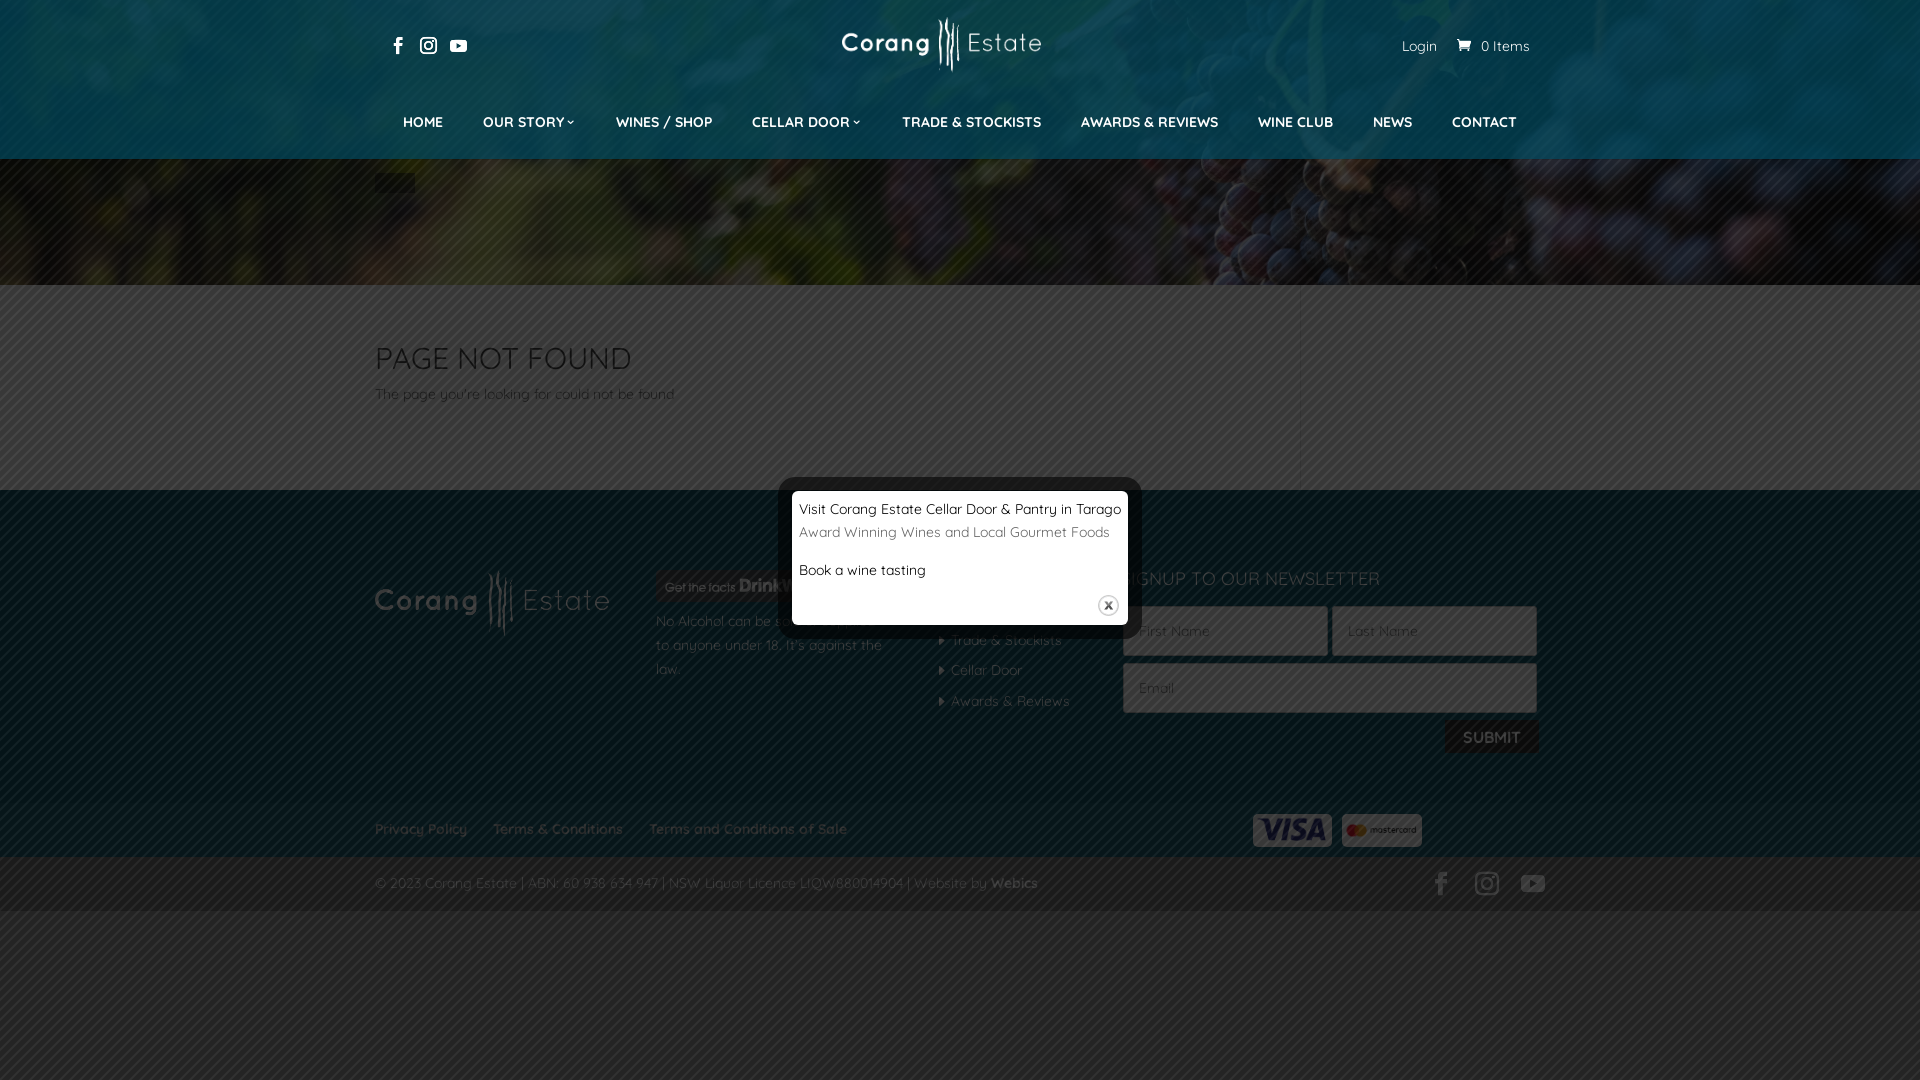  I want to click on 'Terms and Conditions of Sale', so click(747, 829).